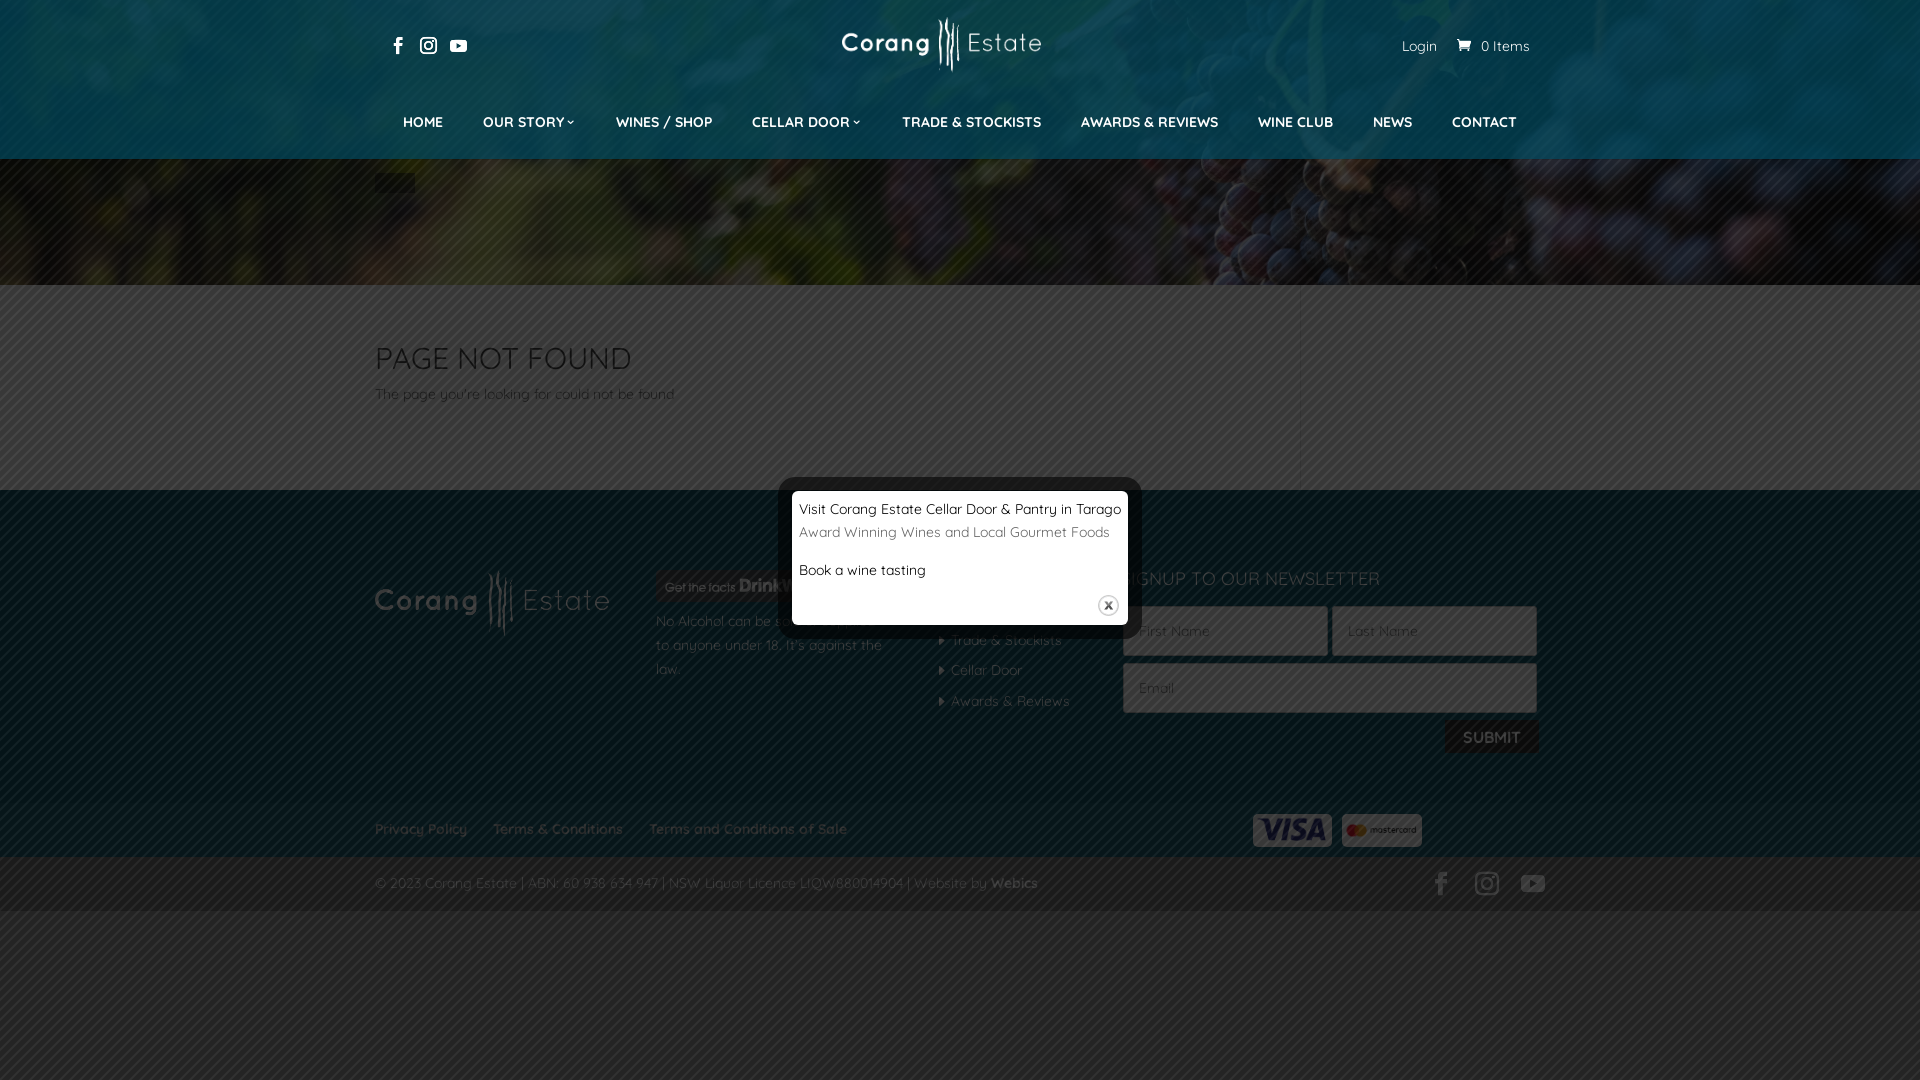  I want to click on 'Terms and Conditions of Sale', so click(747, 829).